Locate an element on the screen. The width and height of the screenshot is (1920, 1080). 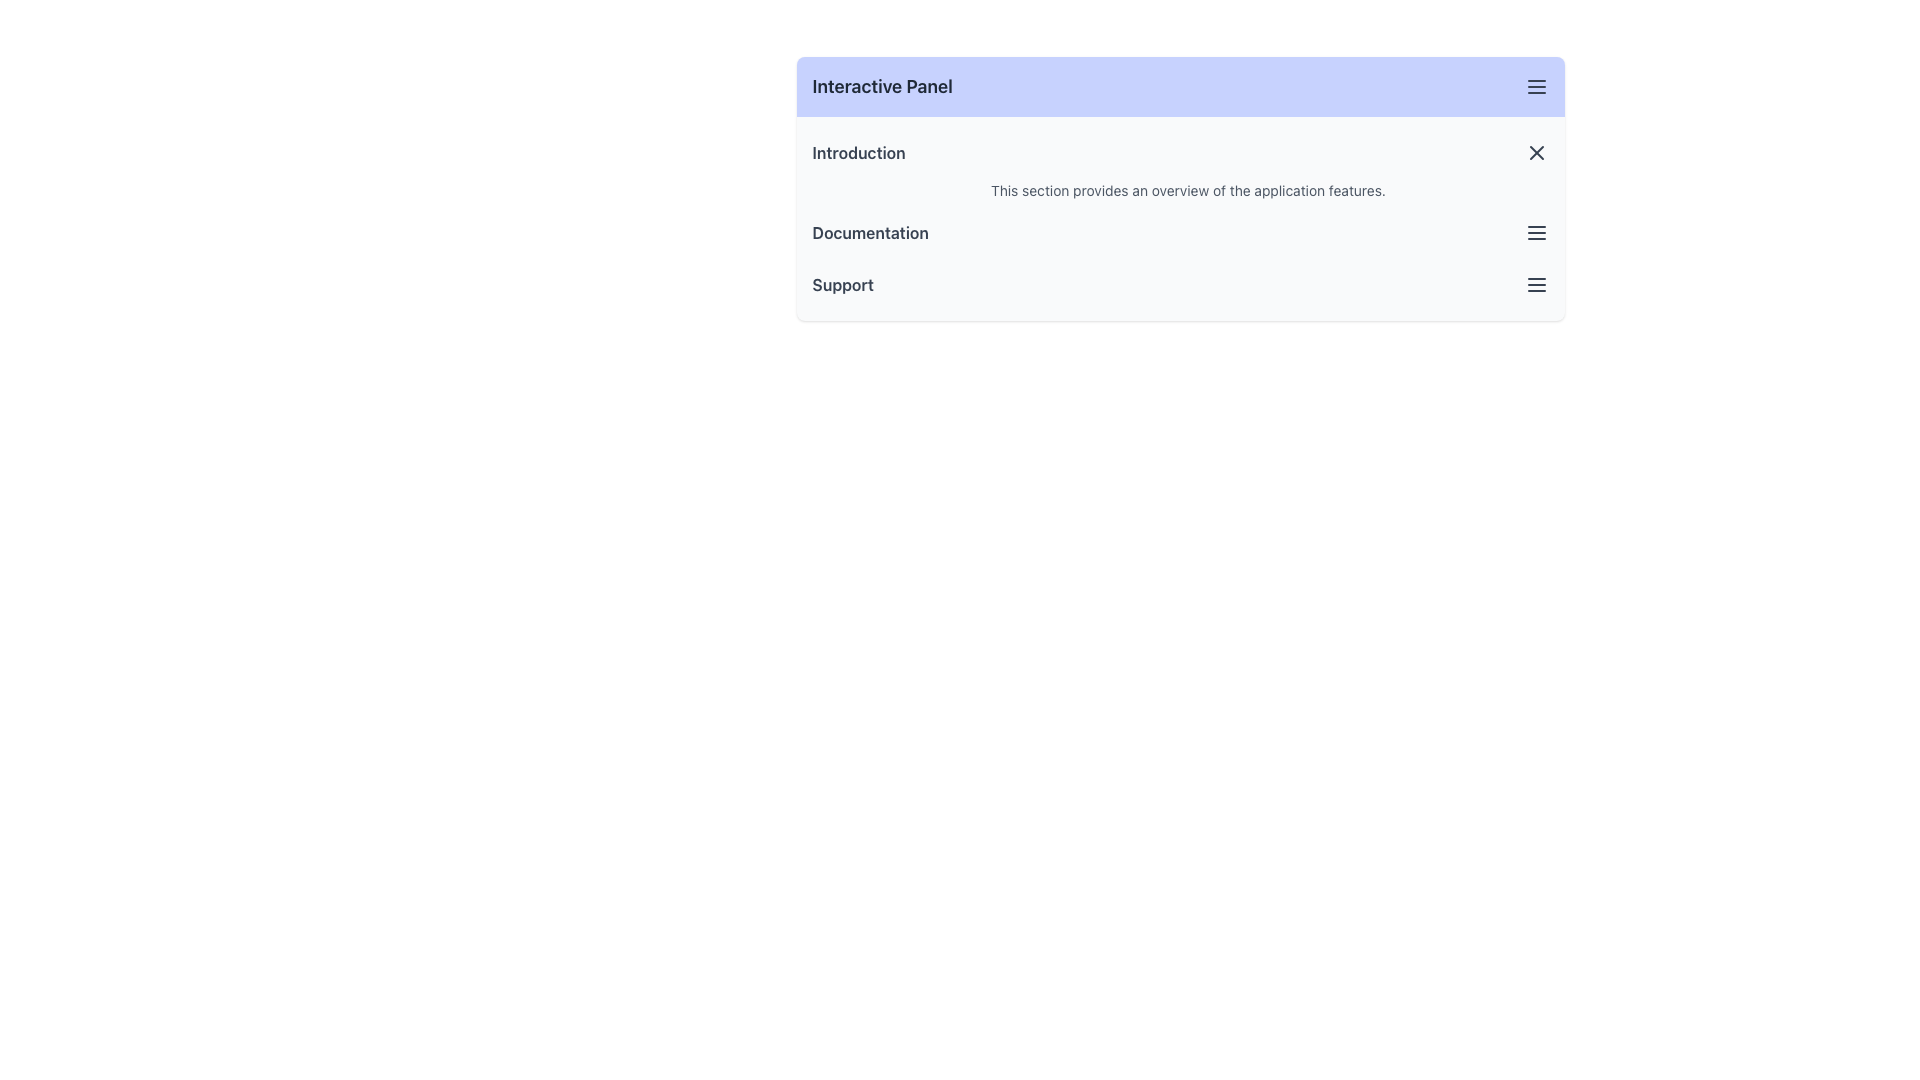
the close button icon located at the top-right corner of the 'Interactive Panel' is located at coordinates (1535, 152).